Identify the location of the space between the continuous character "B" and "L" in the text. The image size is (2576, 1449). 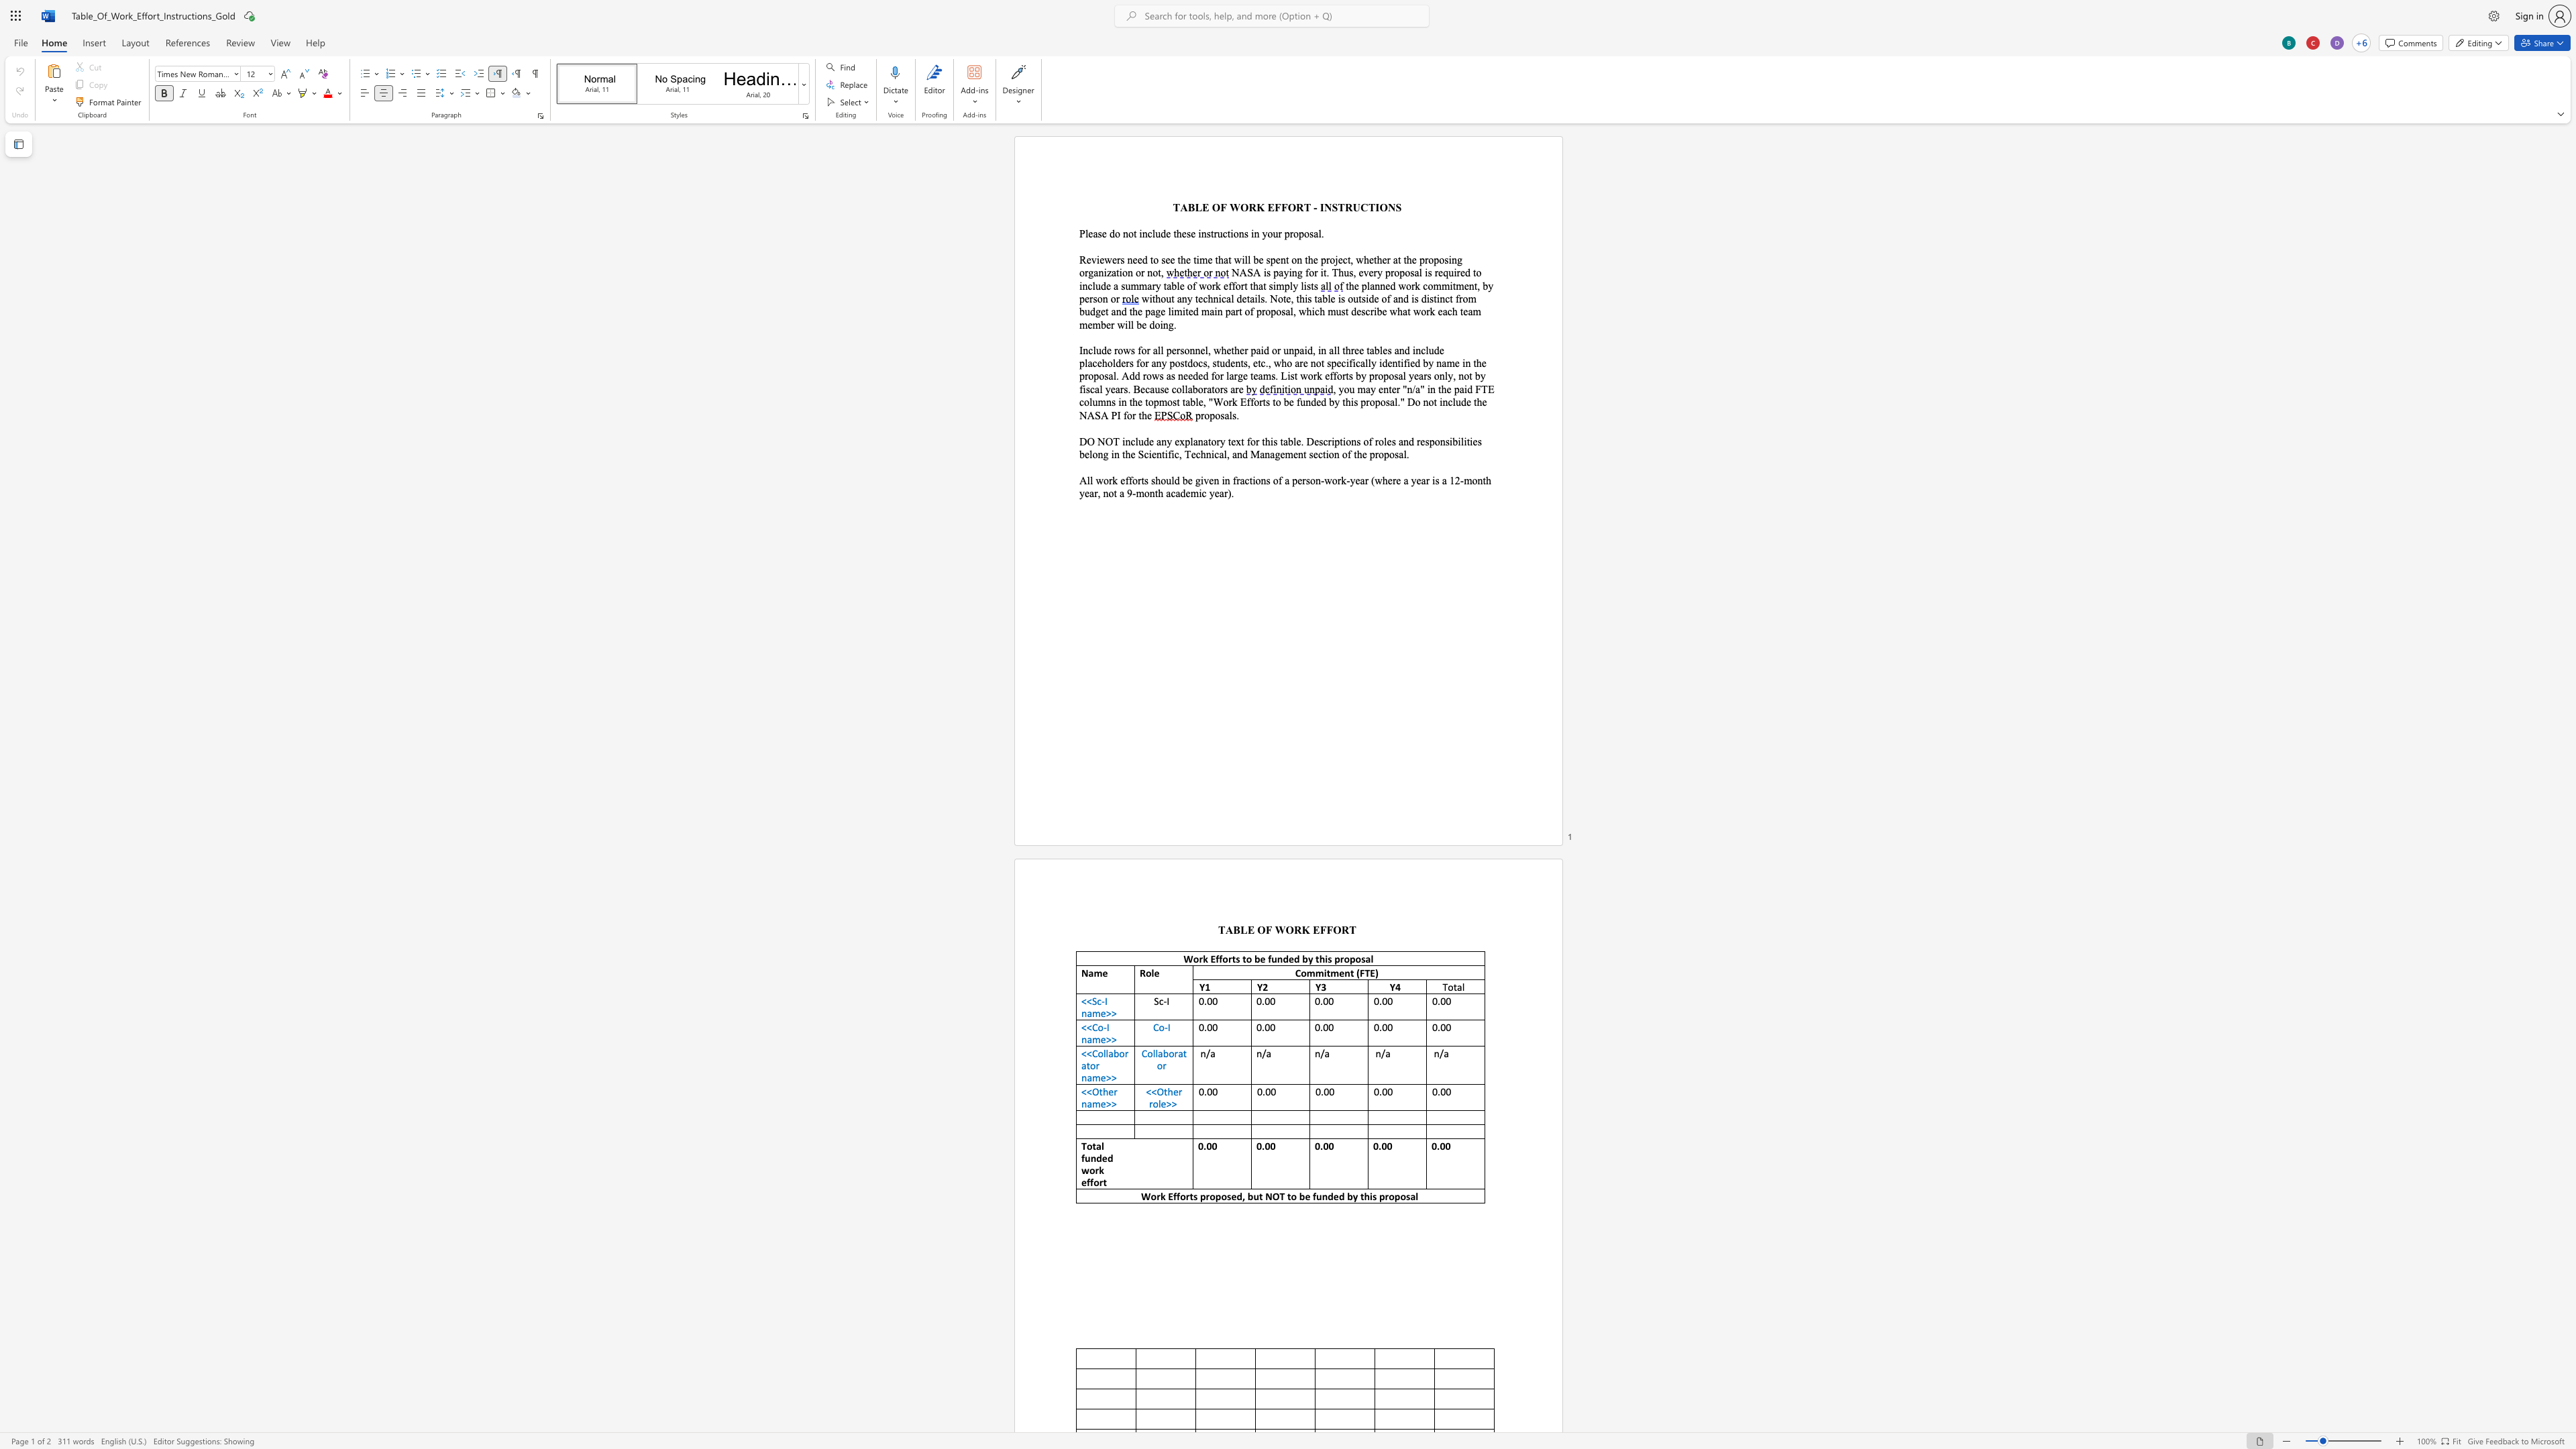
(1195, 207).